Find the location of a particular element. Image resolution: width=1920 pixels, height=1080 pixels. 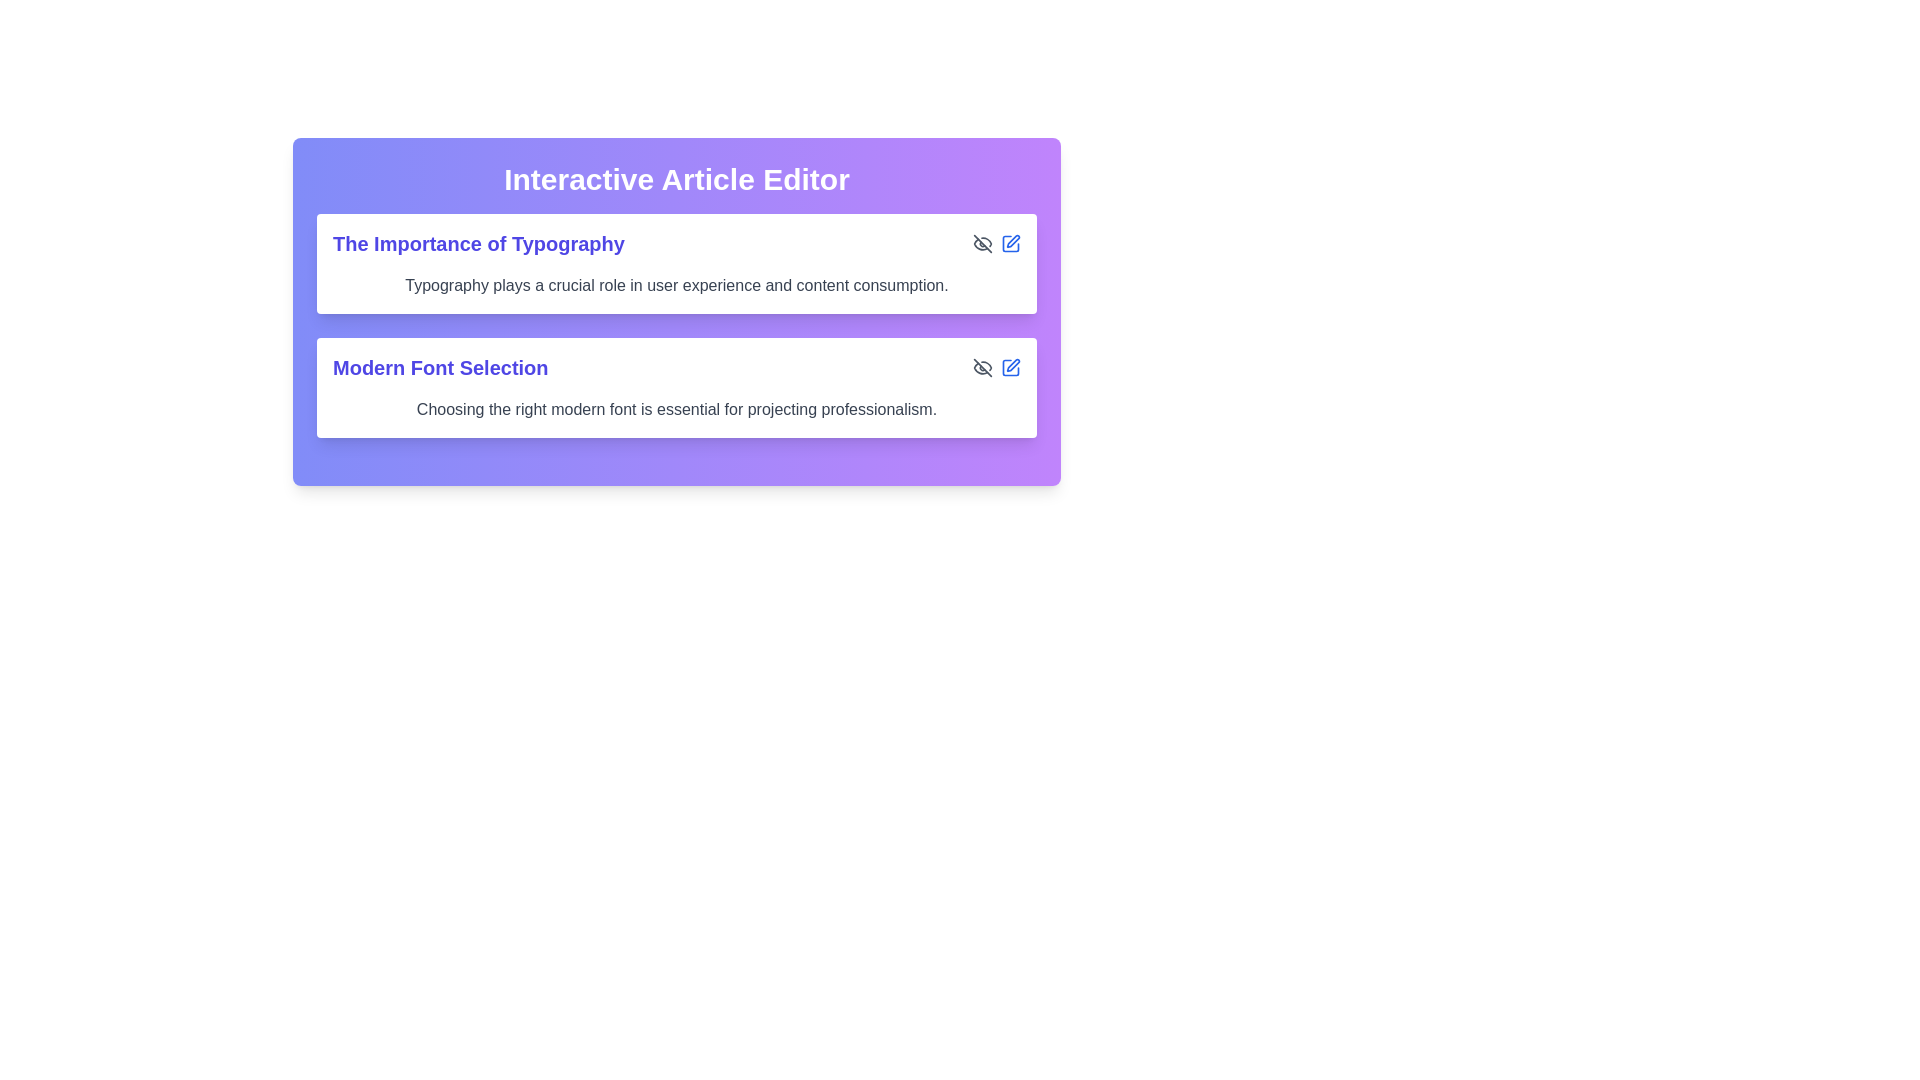

the square icon with a pen overlay located in the top-right corner of the first article card, which is the leftmost icon in the second icon group is located at coordinates (1011, 242).